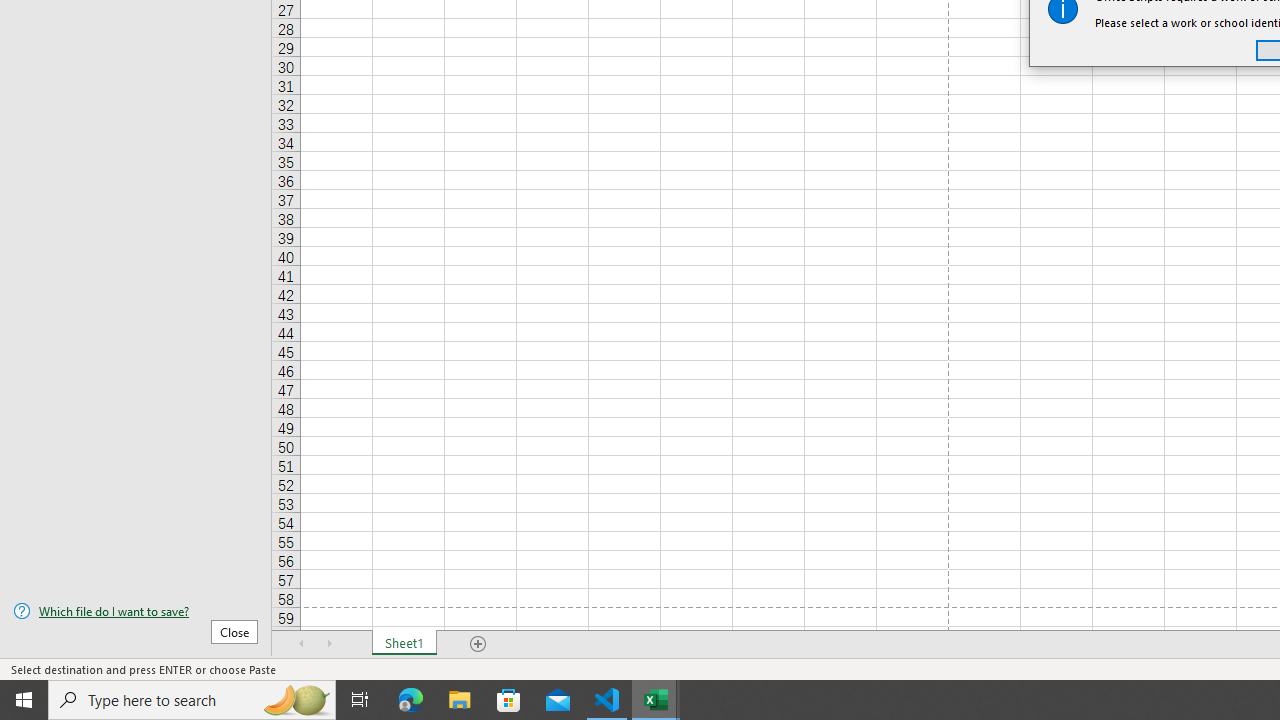  What do you see at coordinates (656, 698) in the screenshot?
I see `'Excel - 2 running windows'` at bounding box center [656, 698].